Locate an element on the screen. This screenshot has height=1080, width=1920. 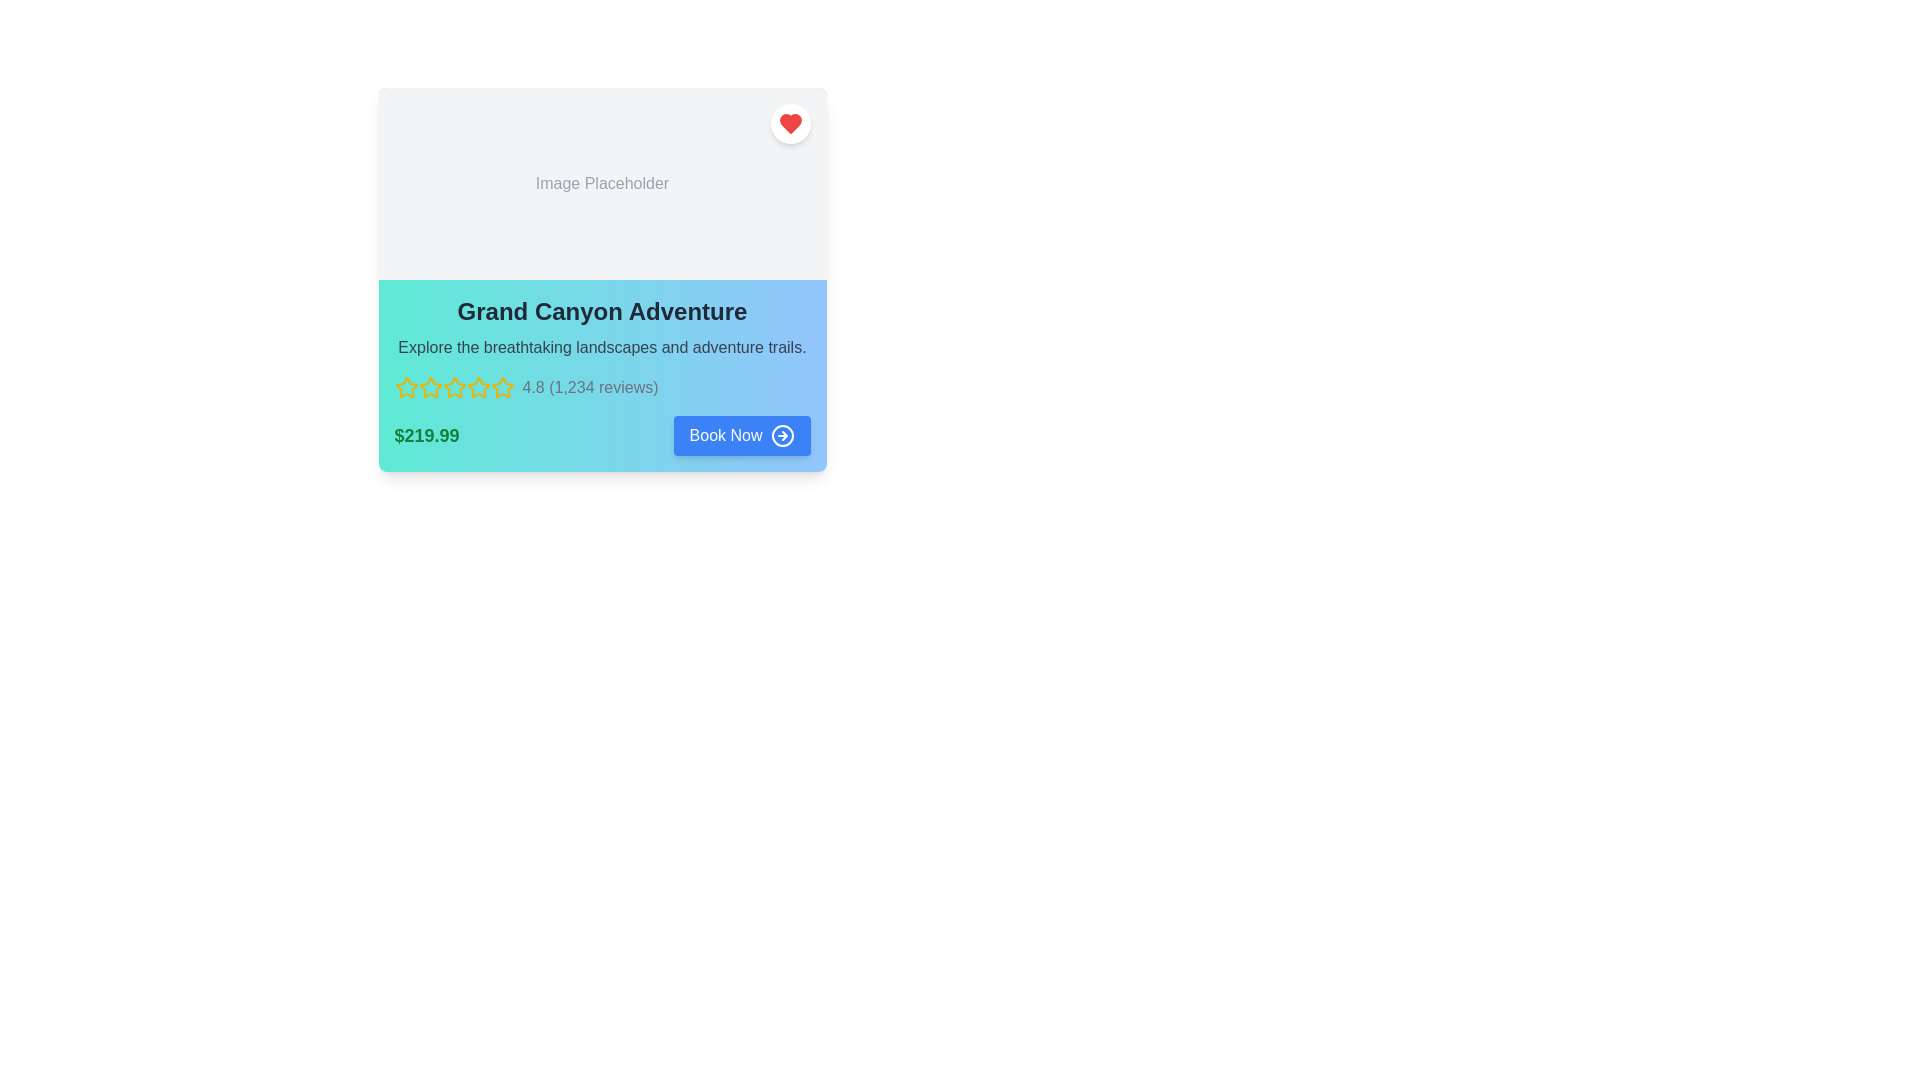
the third star icon in the star rating system located below 'Grand Canyon Adventure' and to the left of the numerical rating and review count is located at coordinates (429, 388).